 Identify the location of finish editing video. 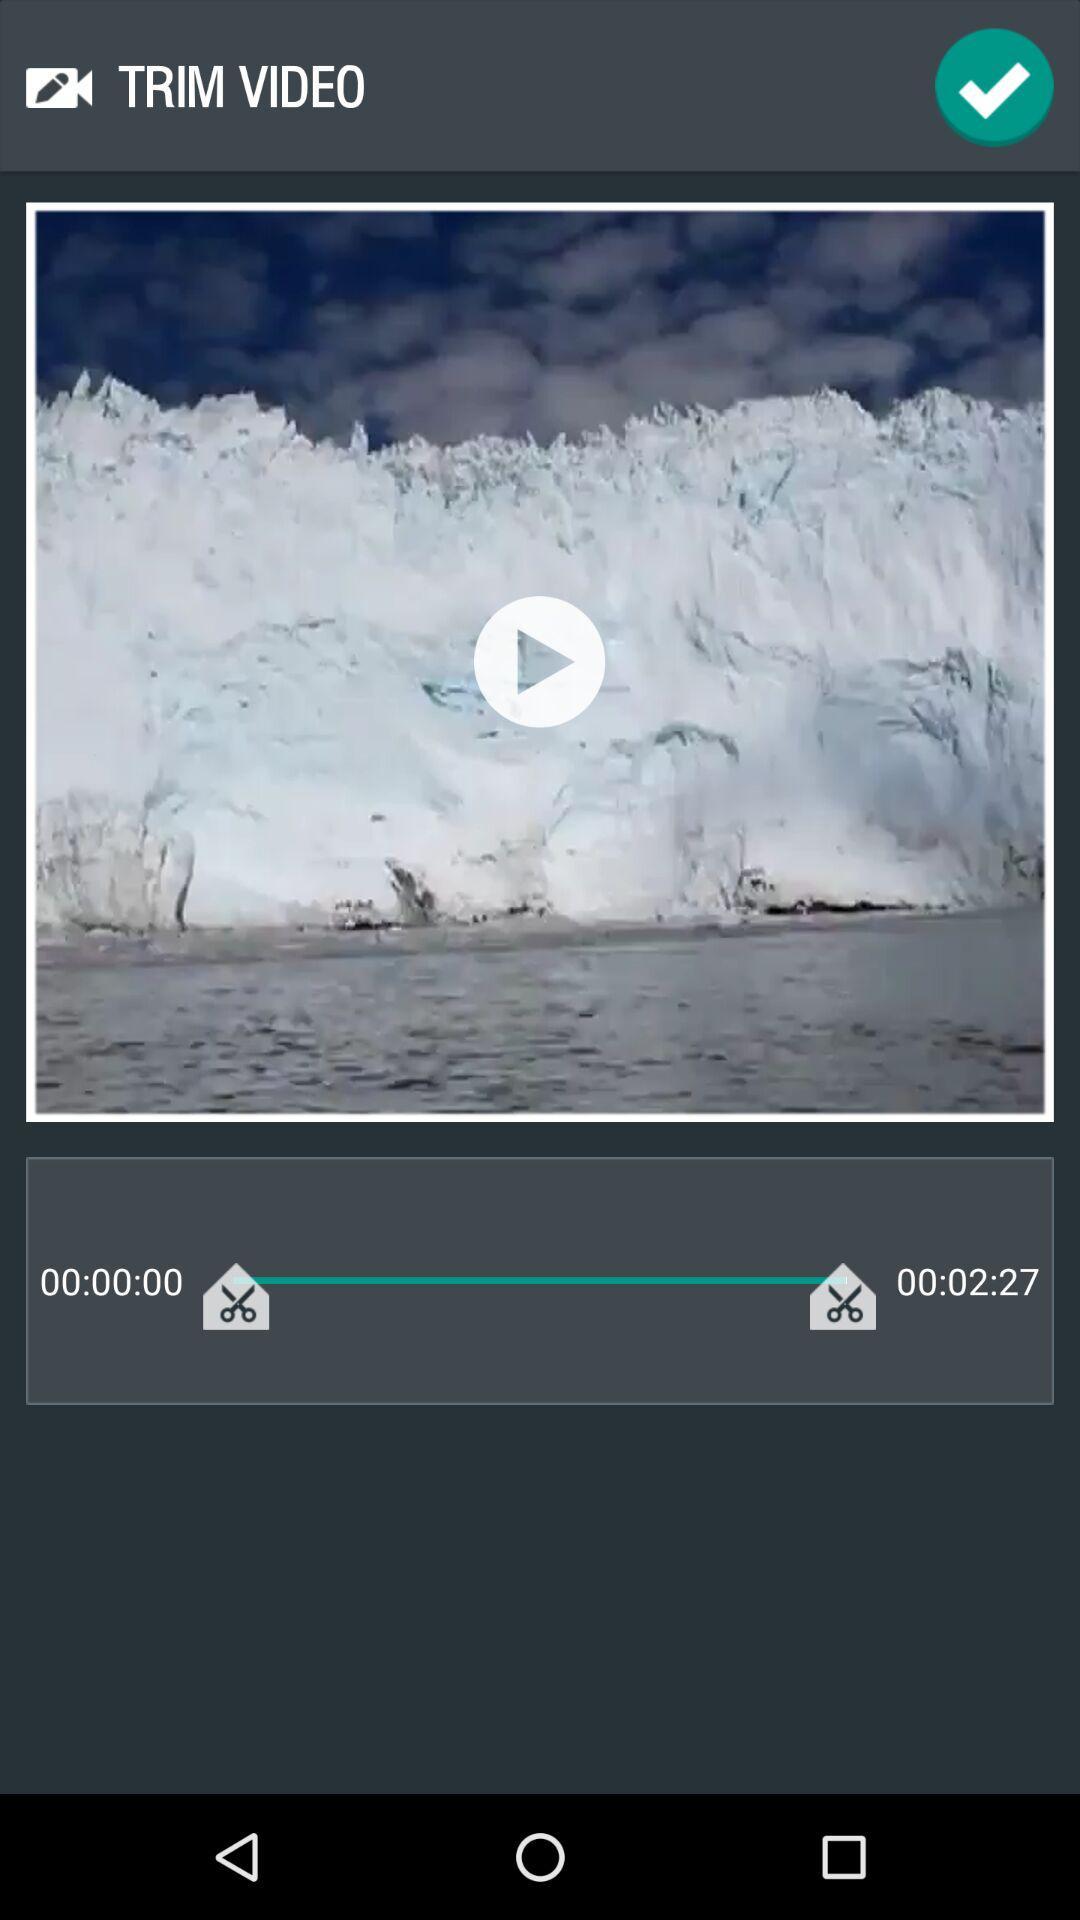
(994, 86).